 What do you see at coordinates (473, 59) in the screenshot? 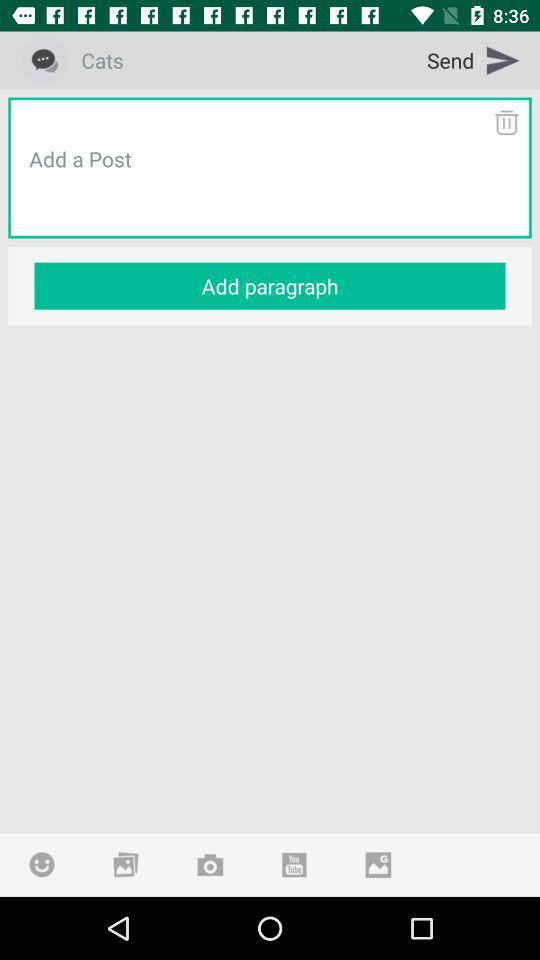
I see `the icon to the right of cats item` at bounding box center [473, 59].